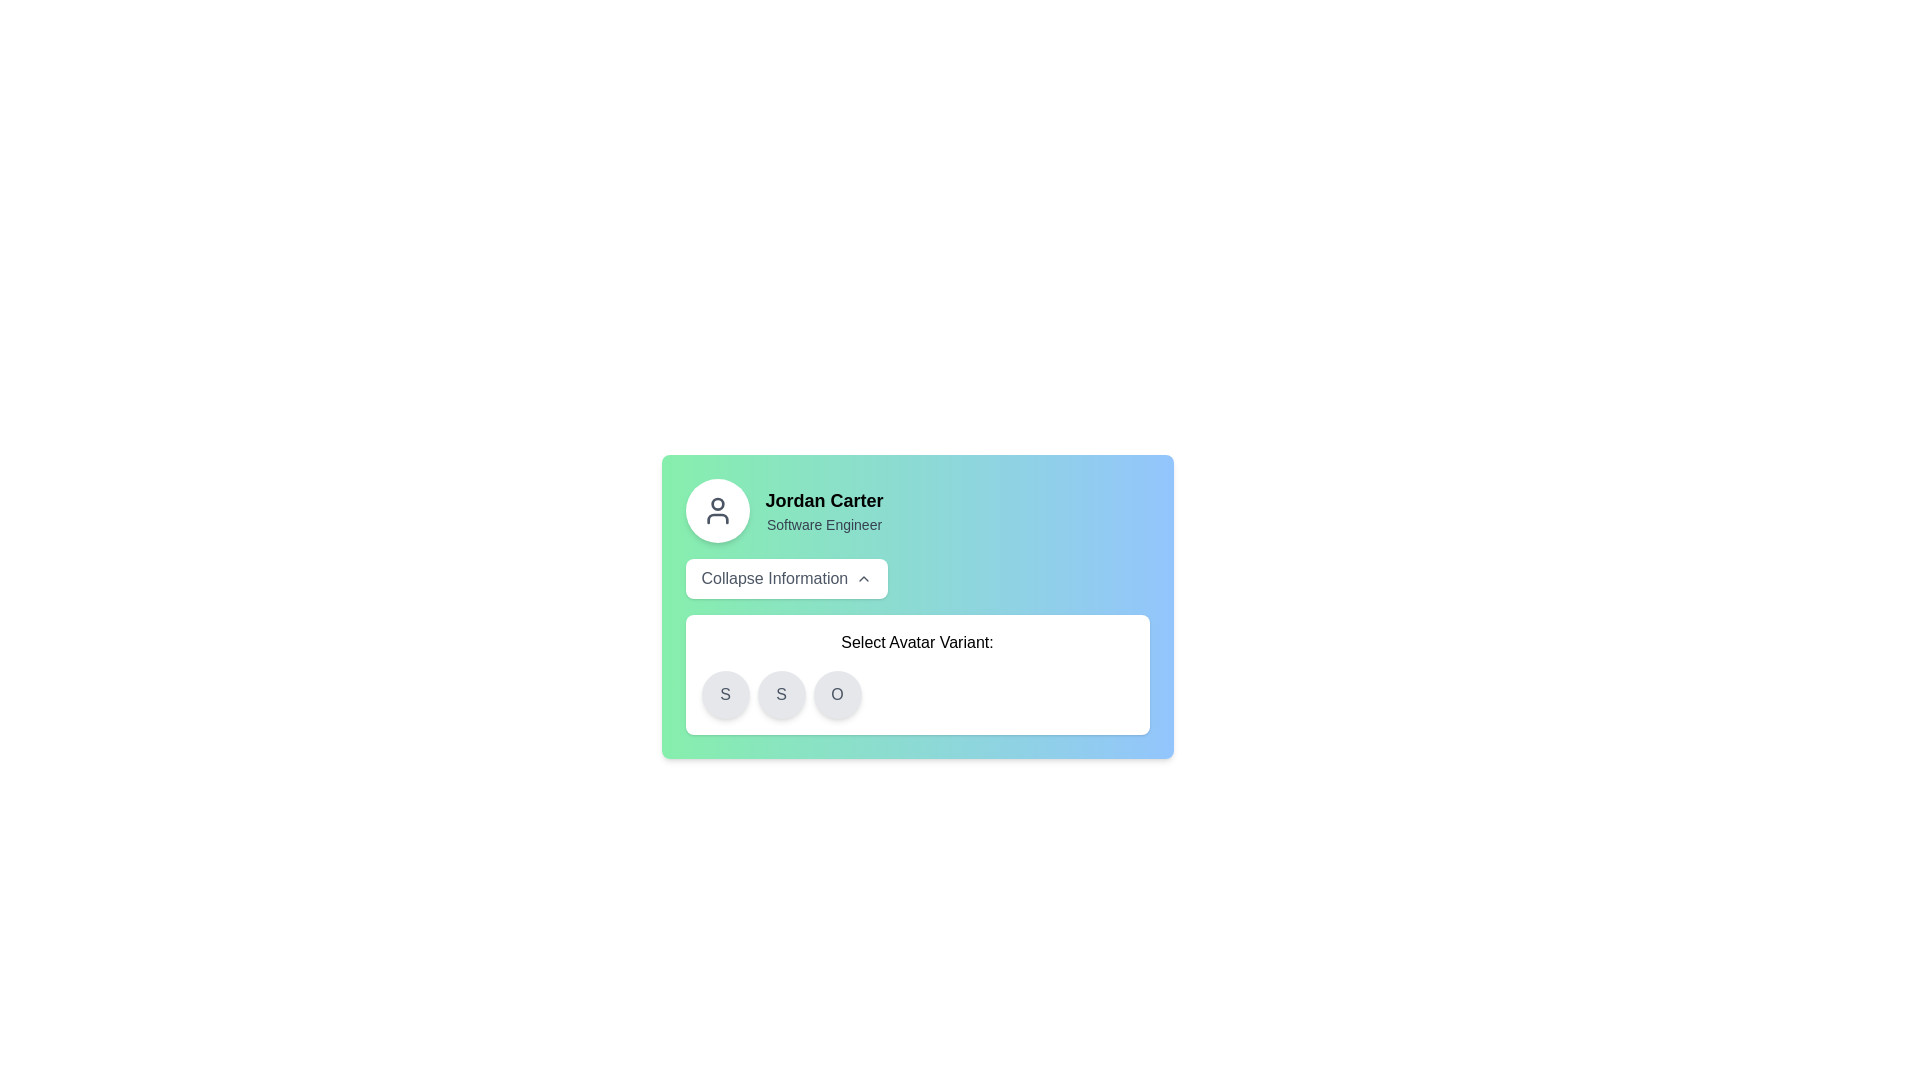 This screenshot has width=1920, height=1080. What do you see at coordinates (916, 643) in the screenshot?
I see `the Text Label that provides context to the avatar selection options, located in the bottom-right quadrant above the circular buttons labeled 'S', 'S', and 'O'` at bounding box center [916, 643].